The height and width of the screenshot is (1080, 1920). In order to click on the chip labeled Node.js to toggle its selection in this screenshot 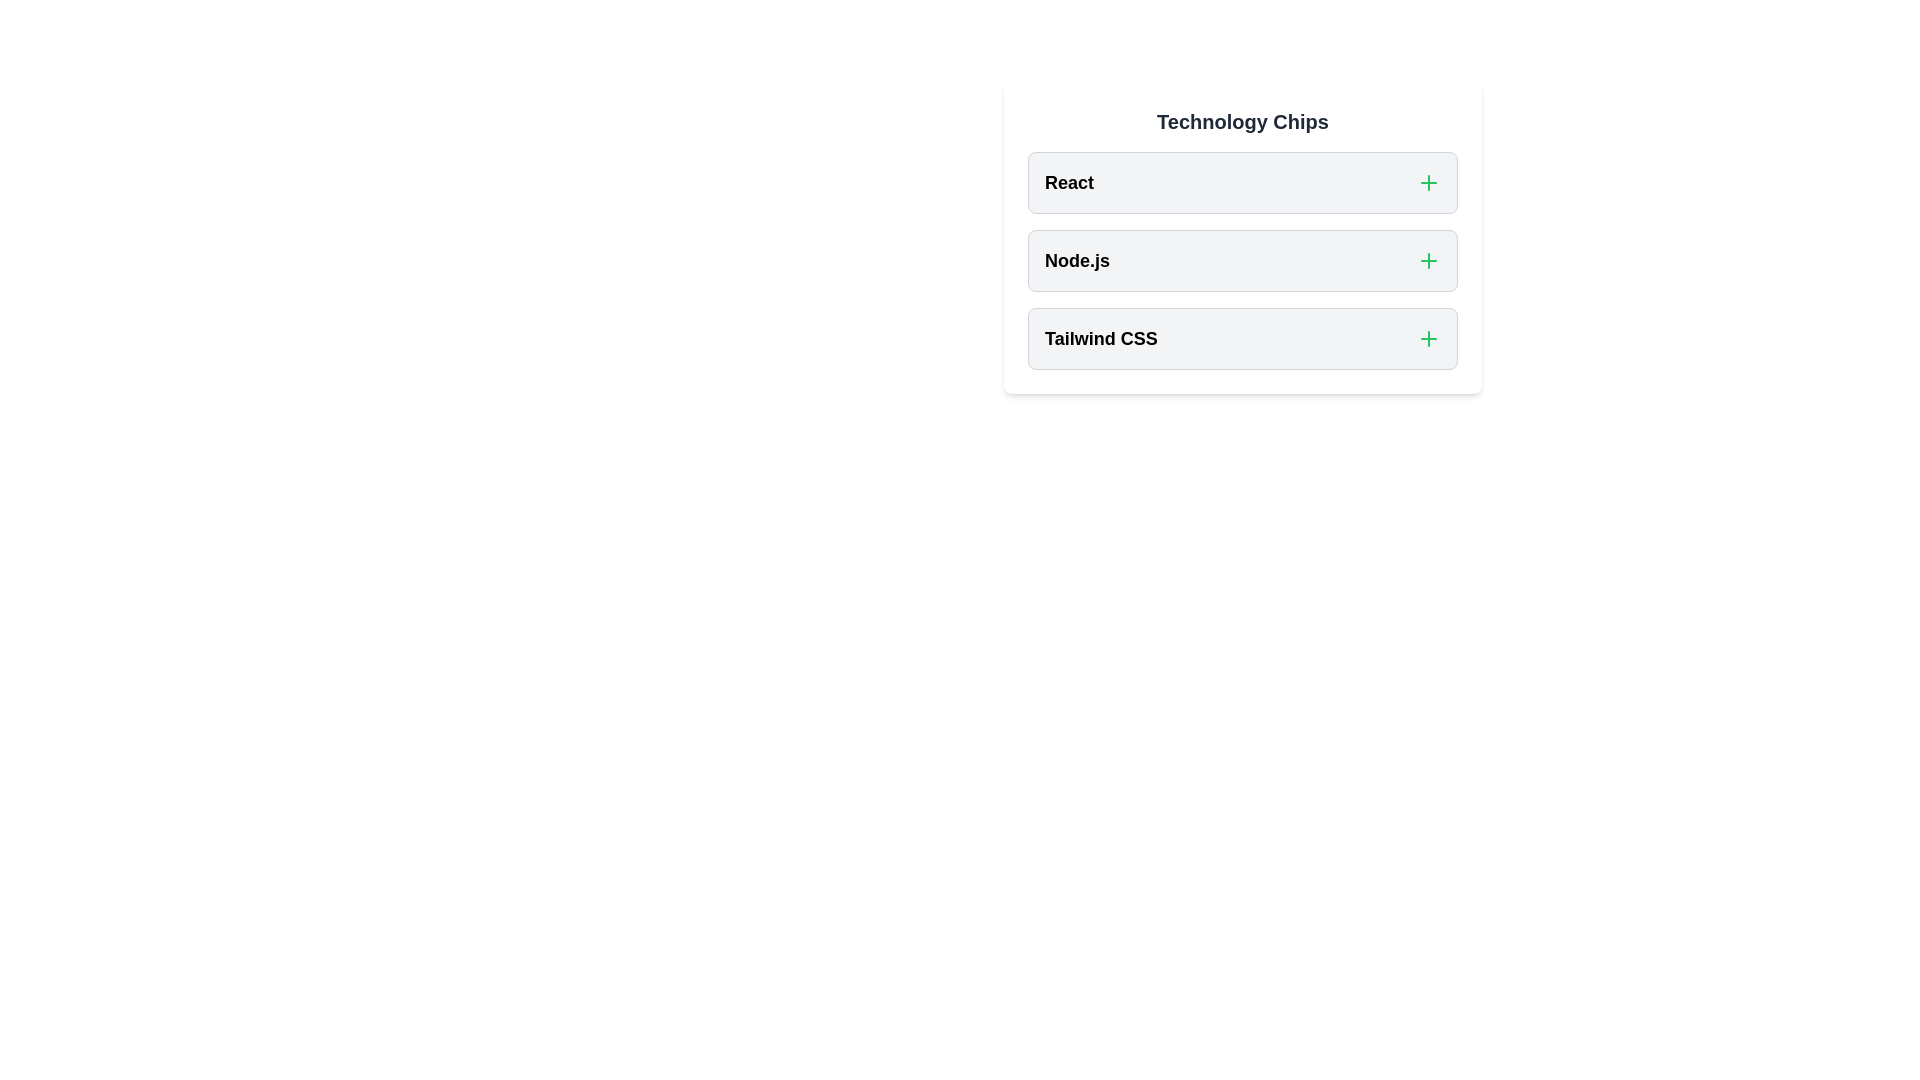, I will do `click(1242, 260)`.